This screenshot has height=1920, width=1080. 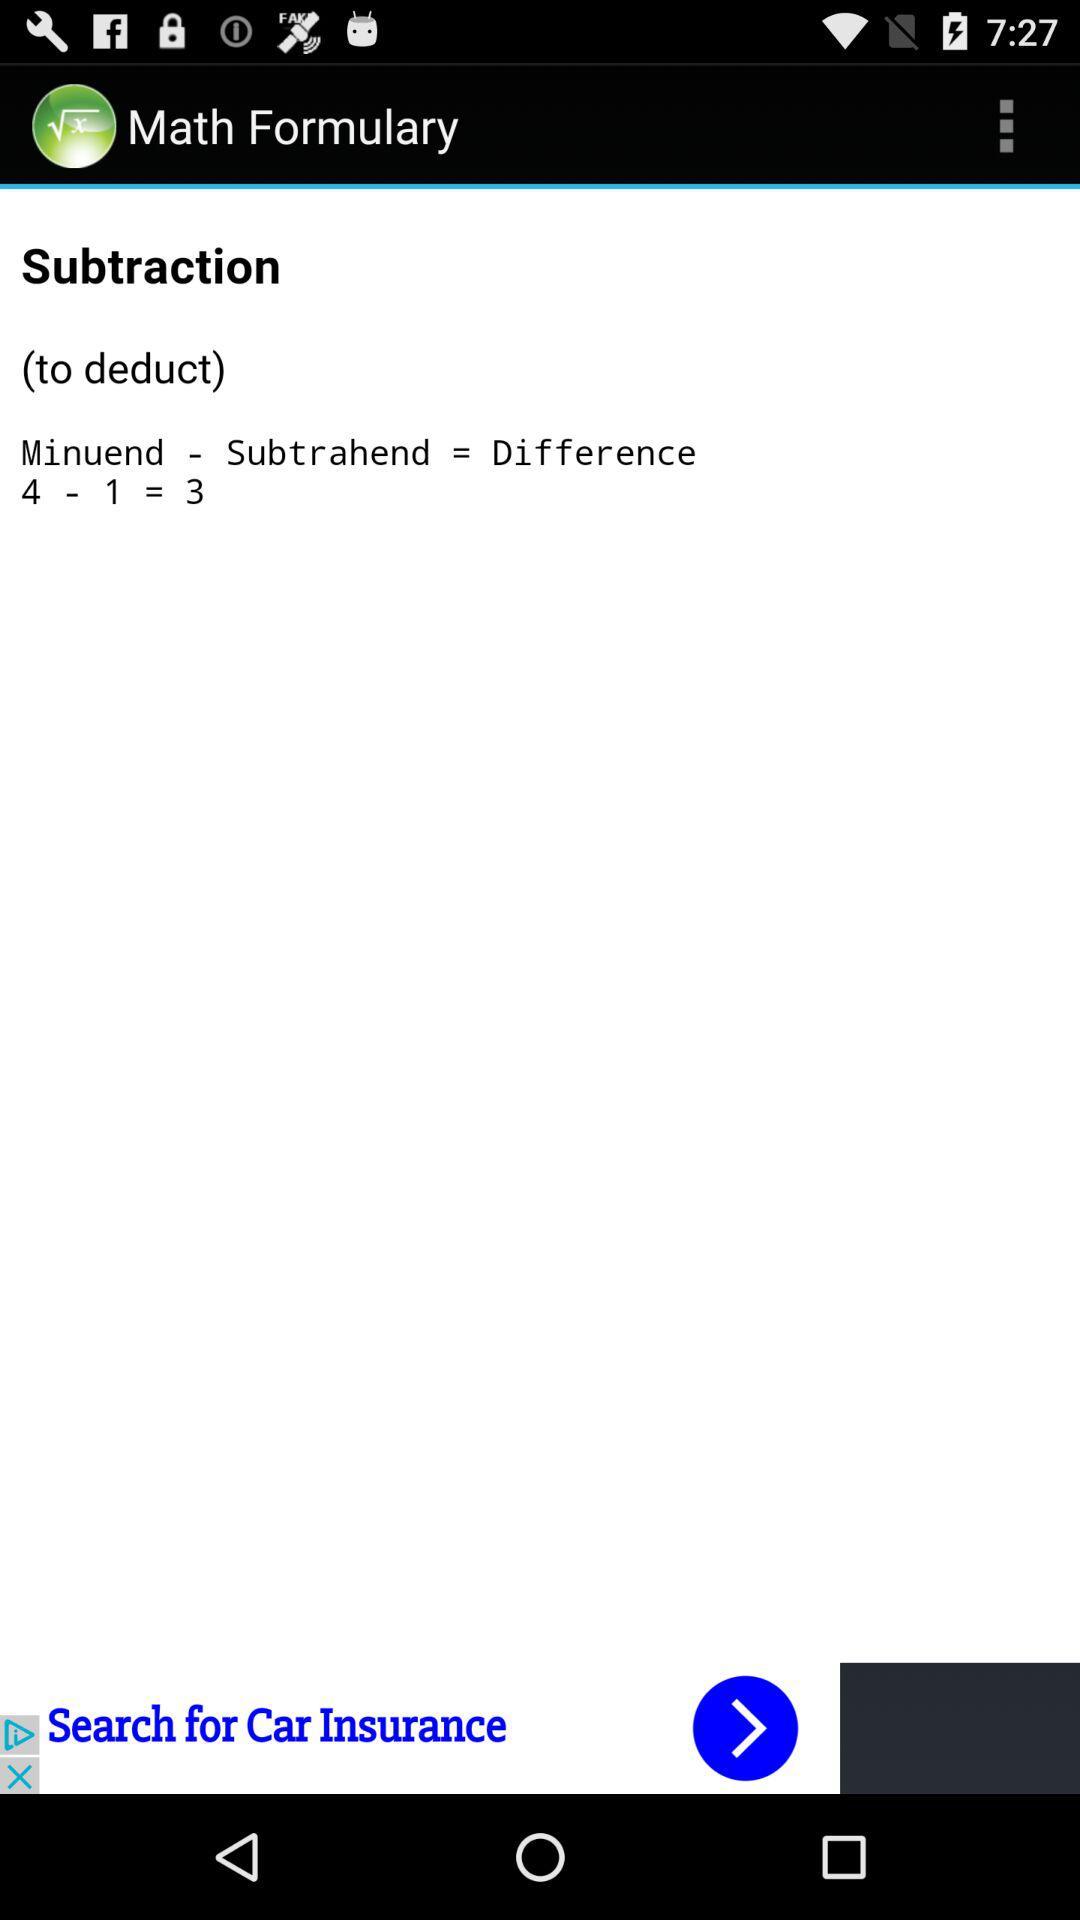 What do you see at coordinates (540, 1727) in the screenshot?
I see `advertisement` at bounding box center [540, 1727].